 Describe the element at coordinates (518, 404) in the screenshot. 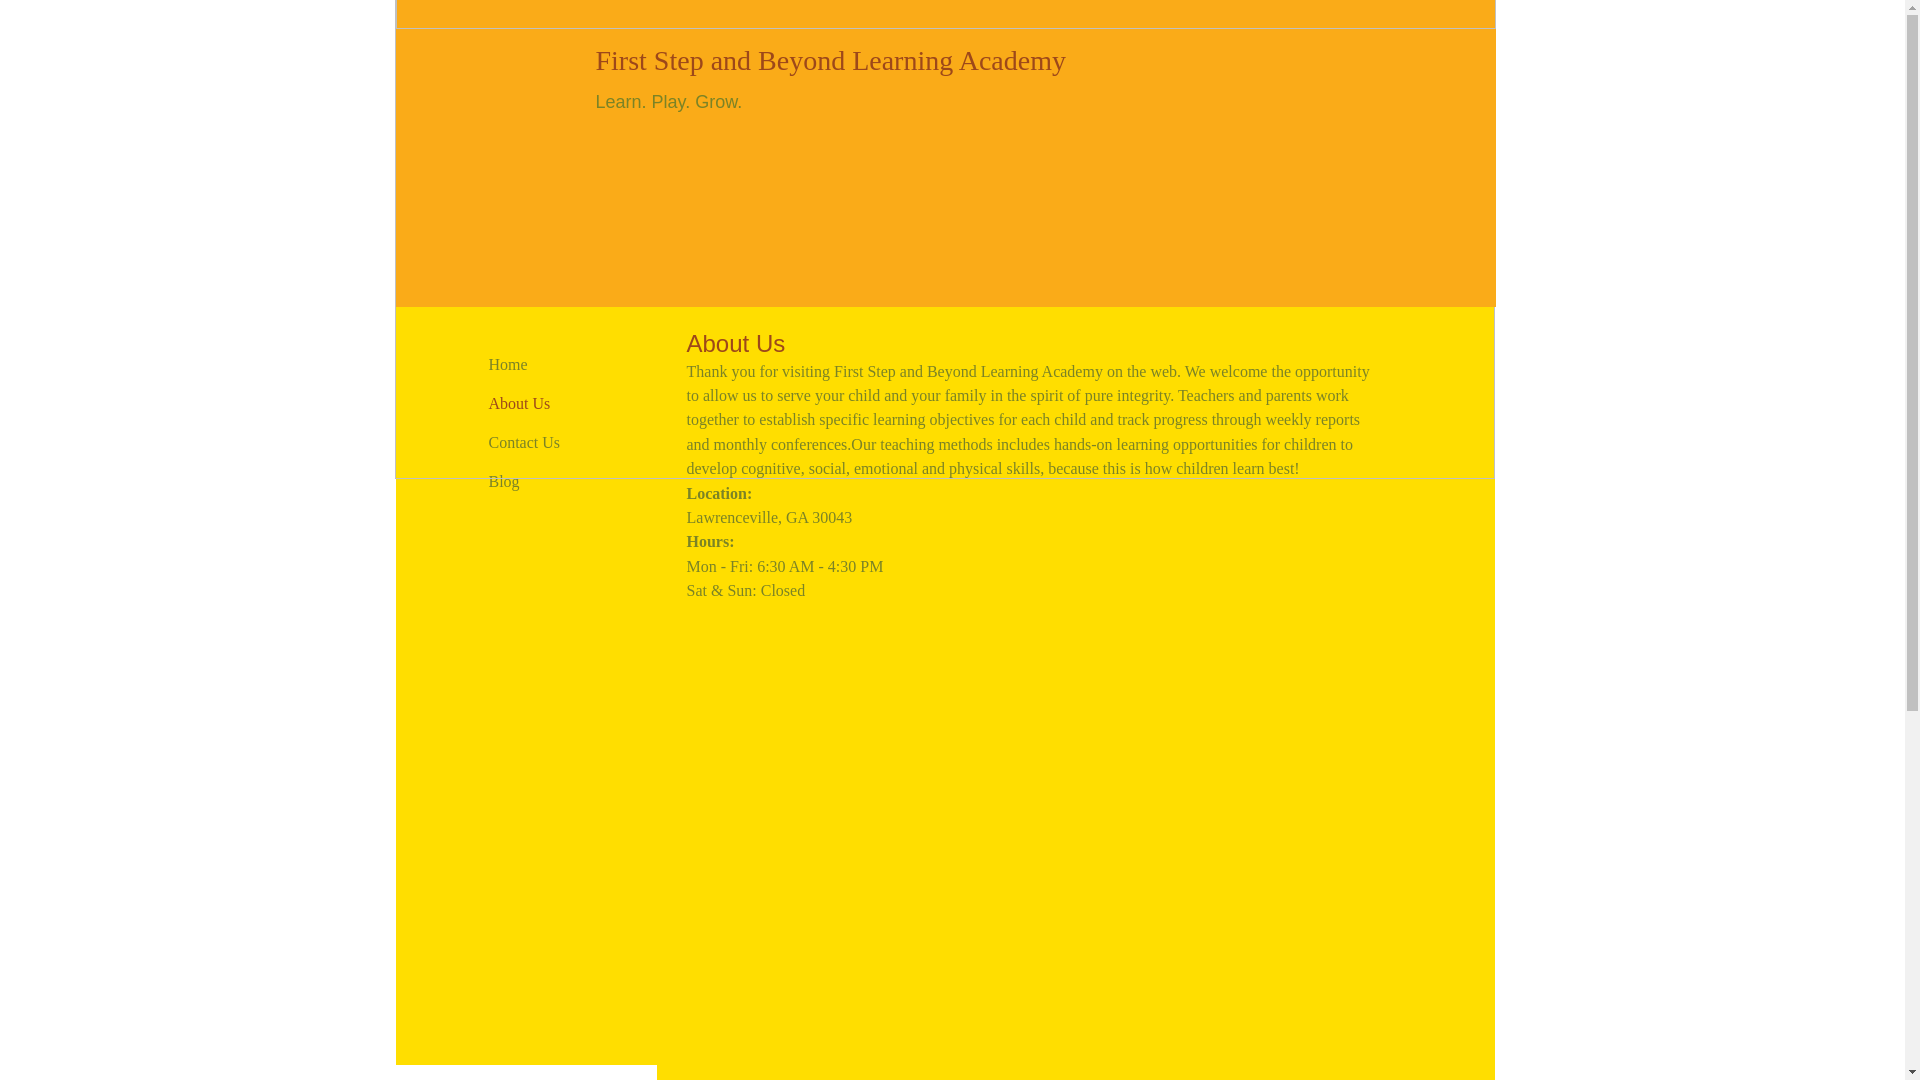

I see `'About Us'` at that location.